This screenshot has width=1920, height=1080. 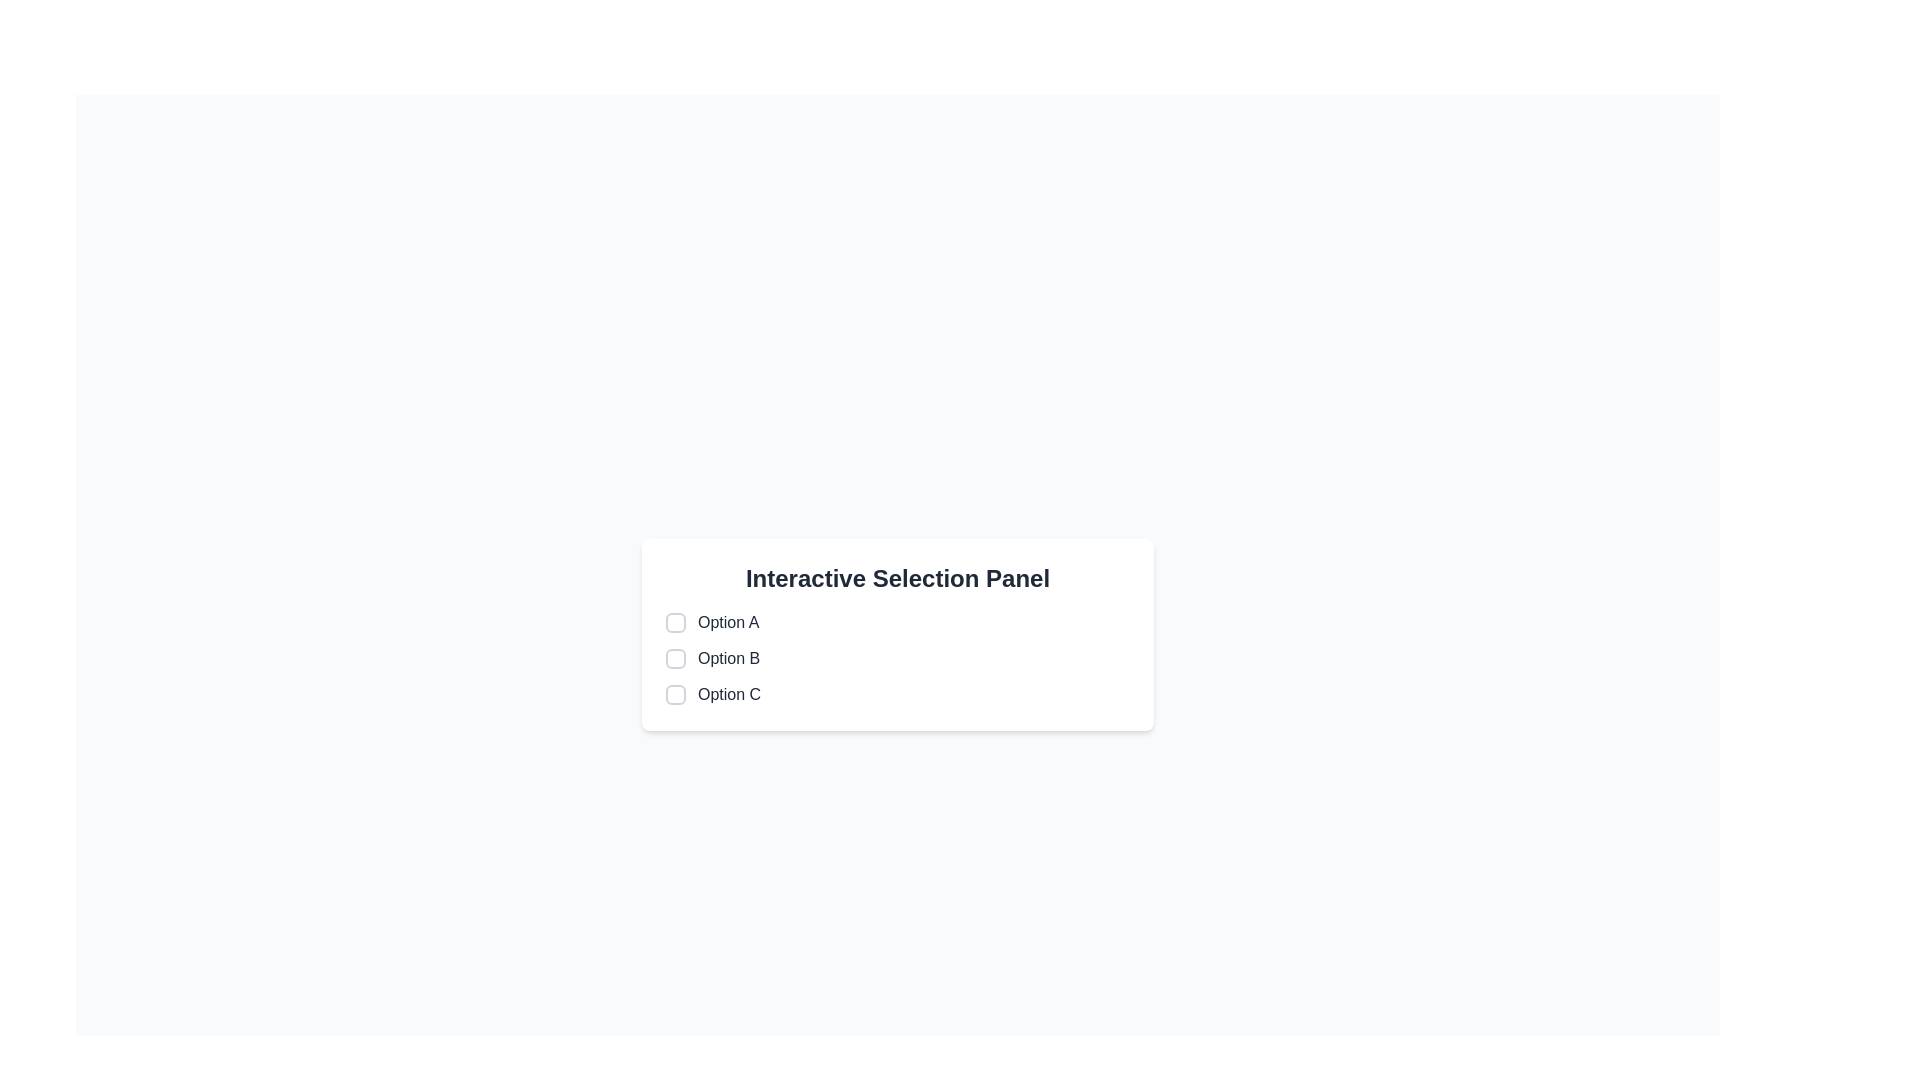 I want to click on label text located in the second row of the 'Interactive Selection Panel', positioned to the right of an unchecked checkbox, so click(x=728, y=659).